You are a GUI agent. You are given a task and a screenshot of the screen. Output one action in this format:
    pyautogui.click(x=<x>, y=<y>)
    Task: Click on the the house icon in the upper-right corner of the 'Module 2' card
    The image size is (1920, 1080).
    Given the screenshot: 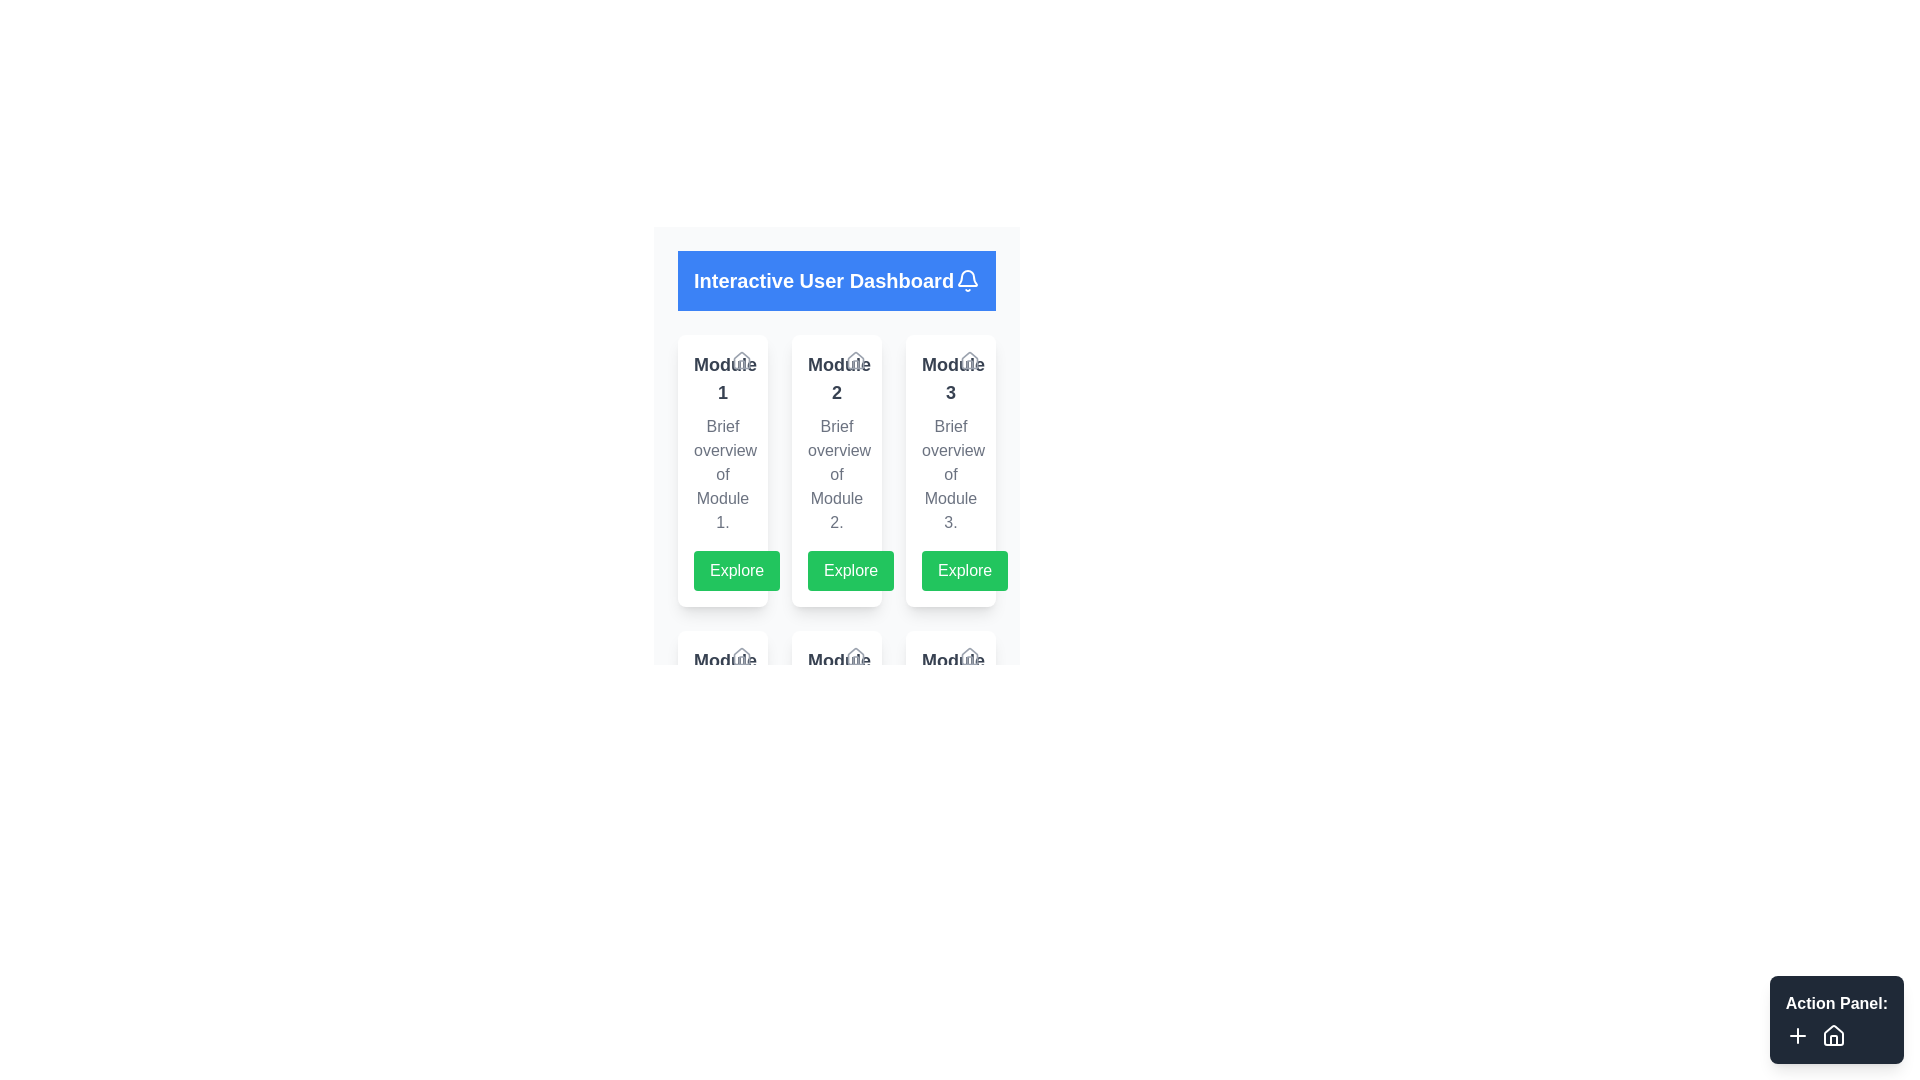 What is the action you would take?
    pyautogui.click(x=855, y=361)
    